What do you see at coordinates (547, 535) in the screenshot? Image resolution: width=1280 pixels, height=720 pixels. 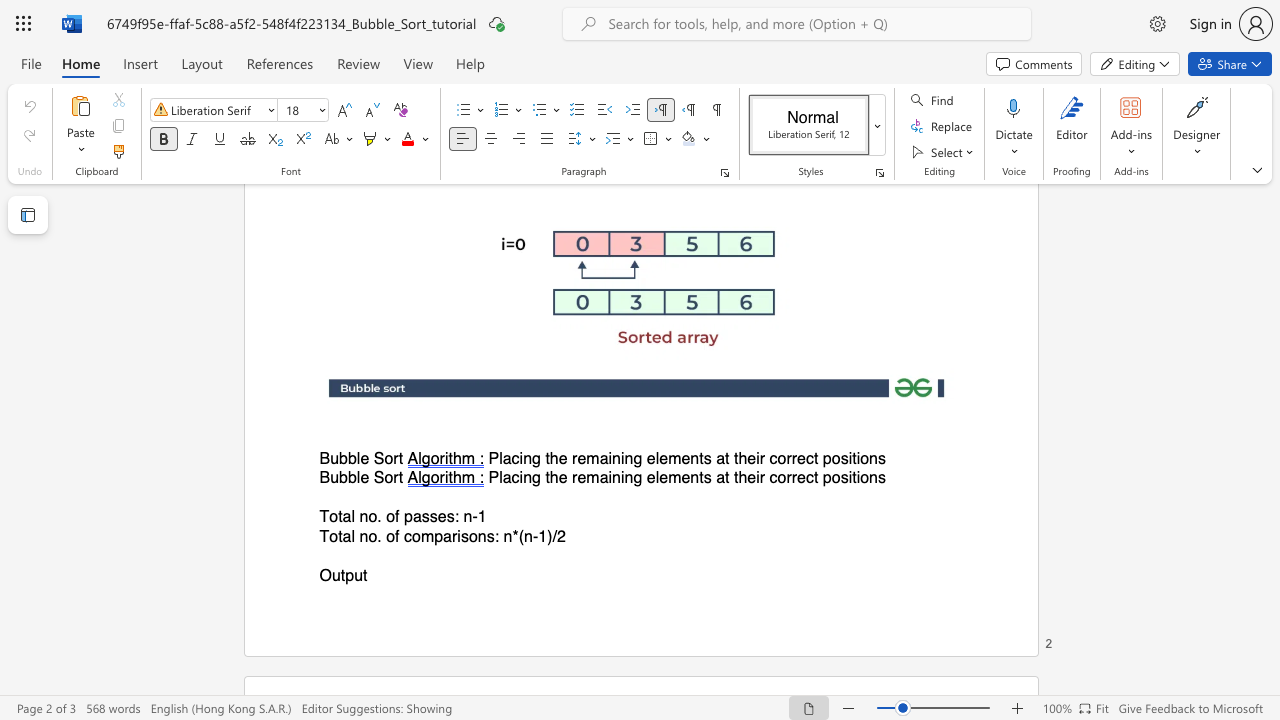 I see `the subset text ")/2" within the text "Total no. of comparisons: n*(n-1)/2"` at bounding box center [547, 535].